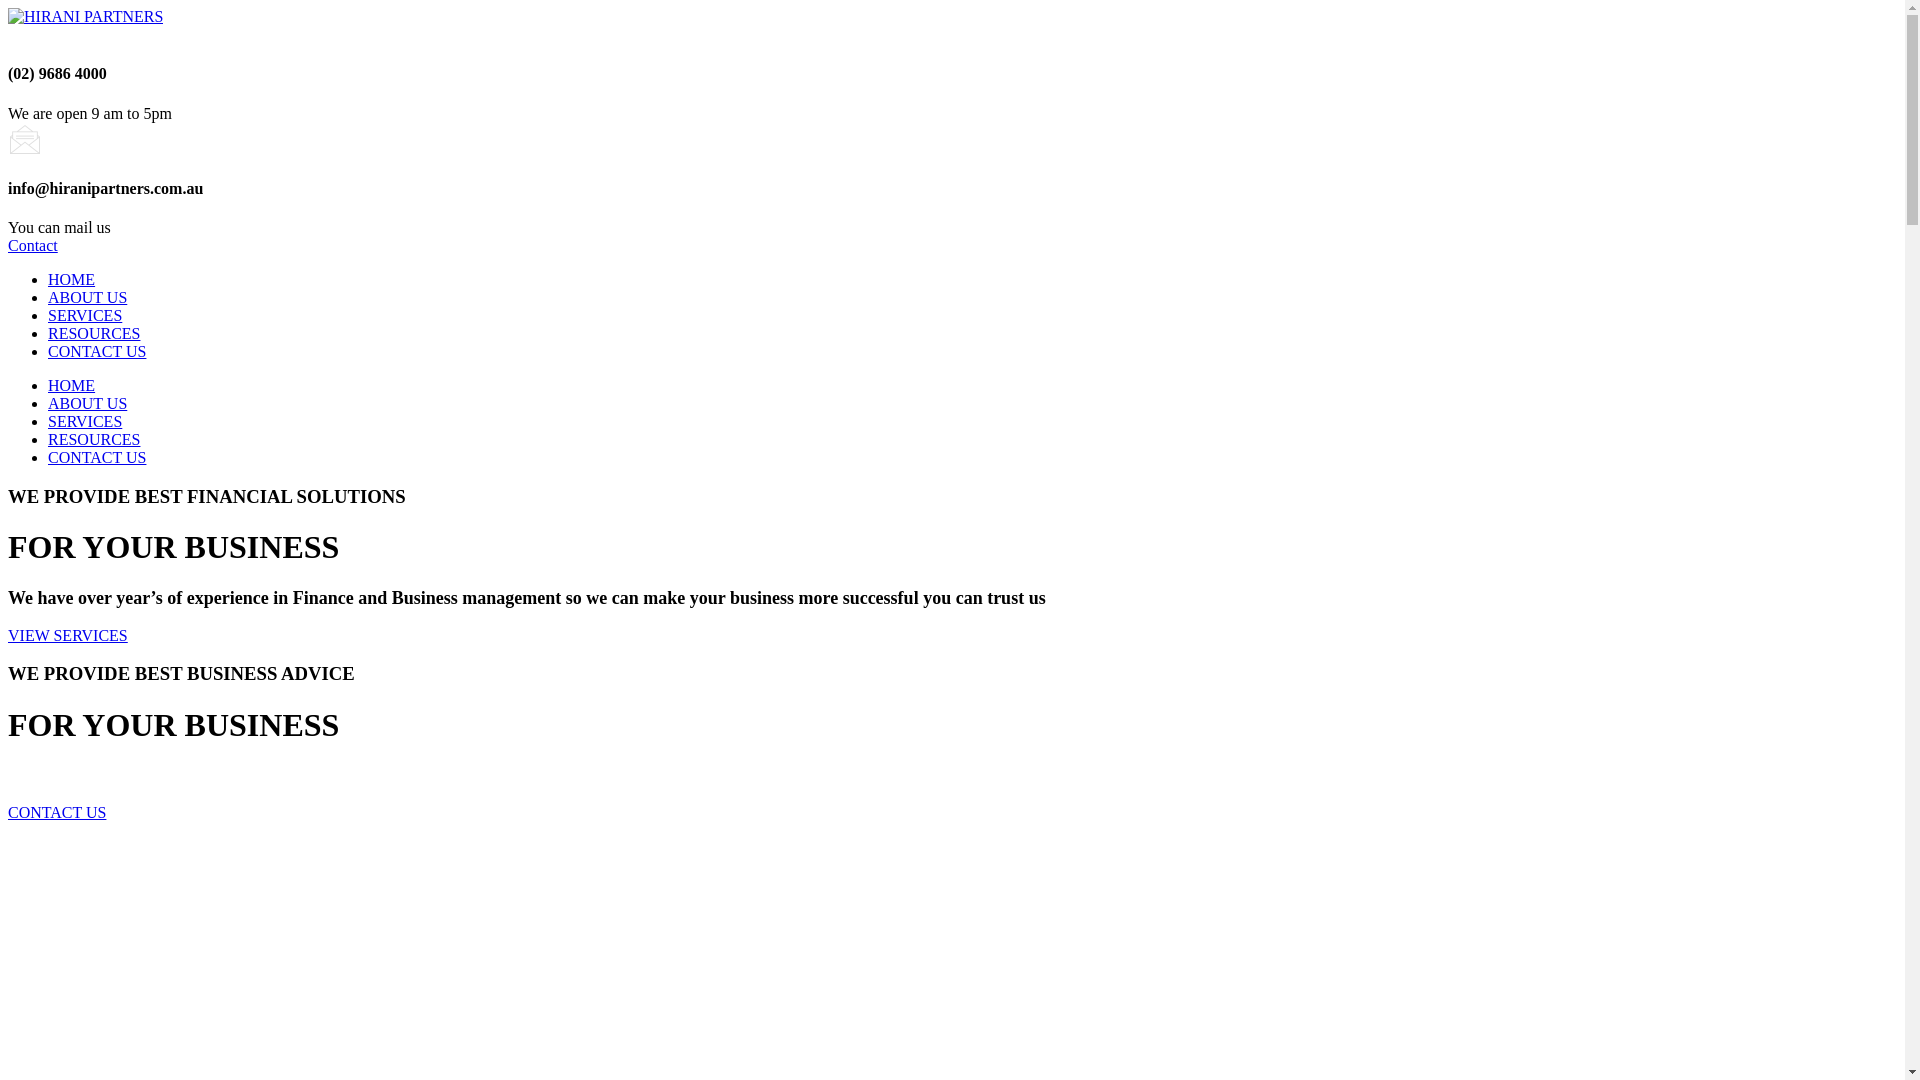 The width and height of the screenshot is (1920, 1080). What do you see at coordinates (33, 244) in the screenshot?
I see `'Contact'` at bounding box center [33, 244].